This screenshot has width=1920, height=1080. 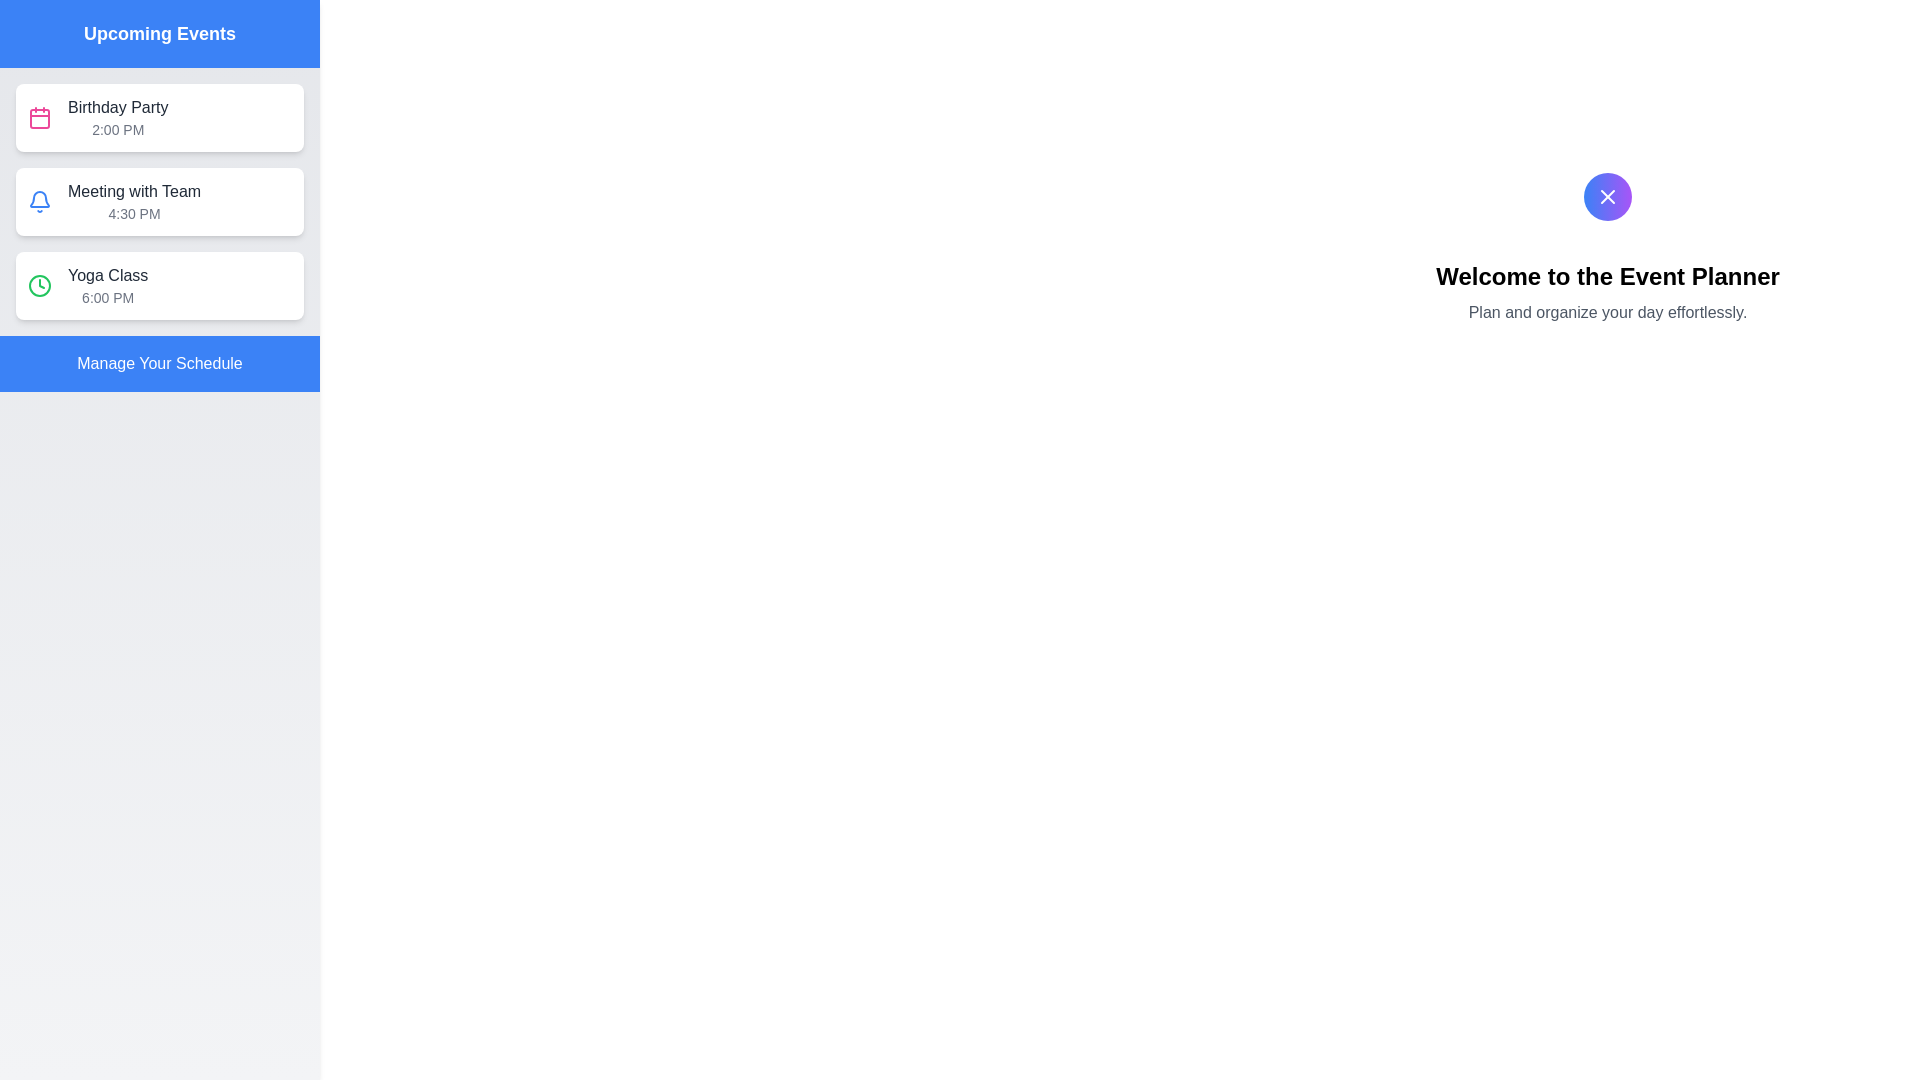 What do you see at coordinates (158, 201) in the screenshot?
I see `information displayed on the informative card titled 'Meeting with Team' scheduled at 4:30 PM, which is the second card in the vertical list located in the left sidebar` at bounding box center [158, 201].